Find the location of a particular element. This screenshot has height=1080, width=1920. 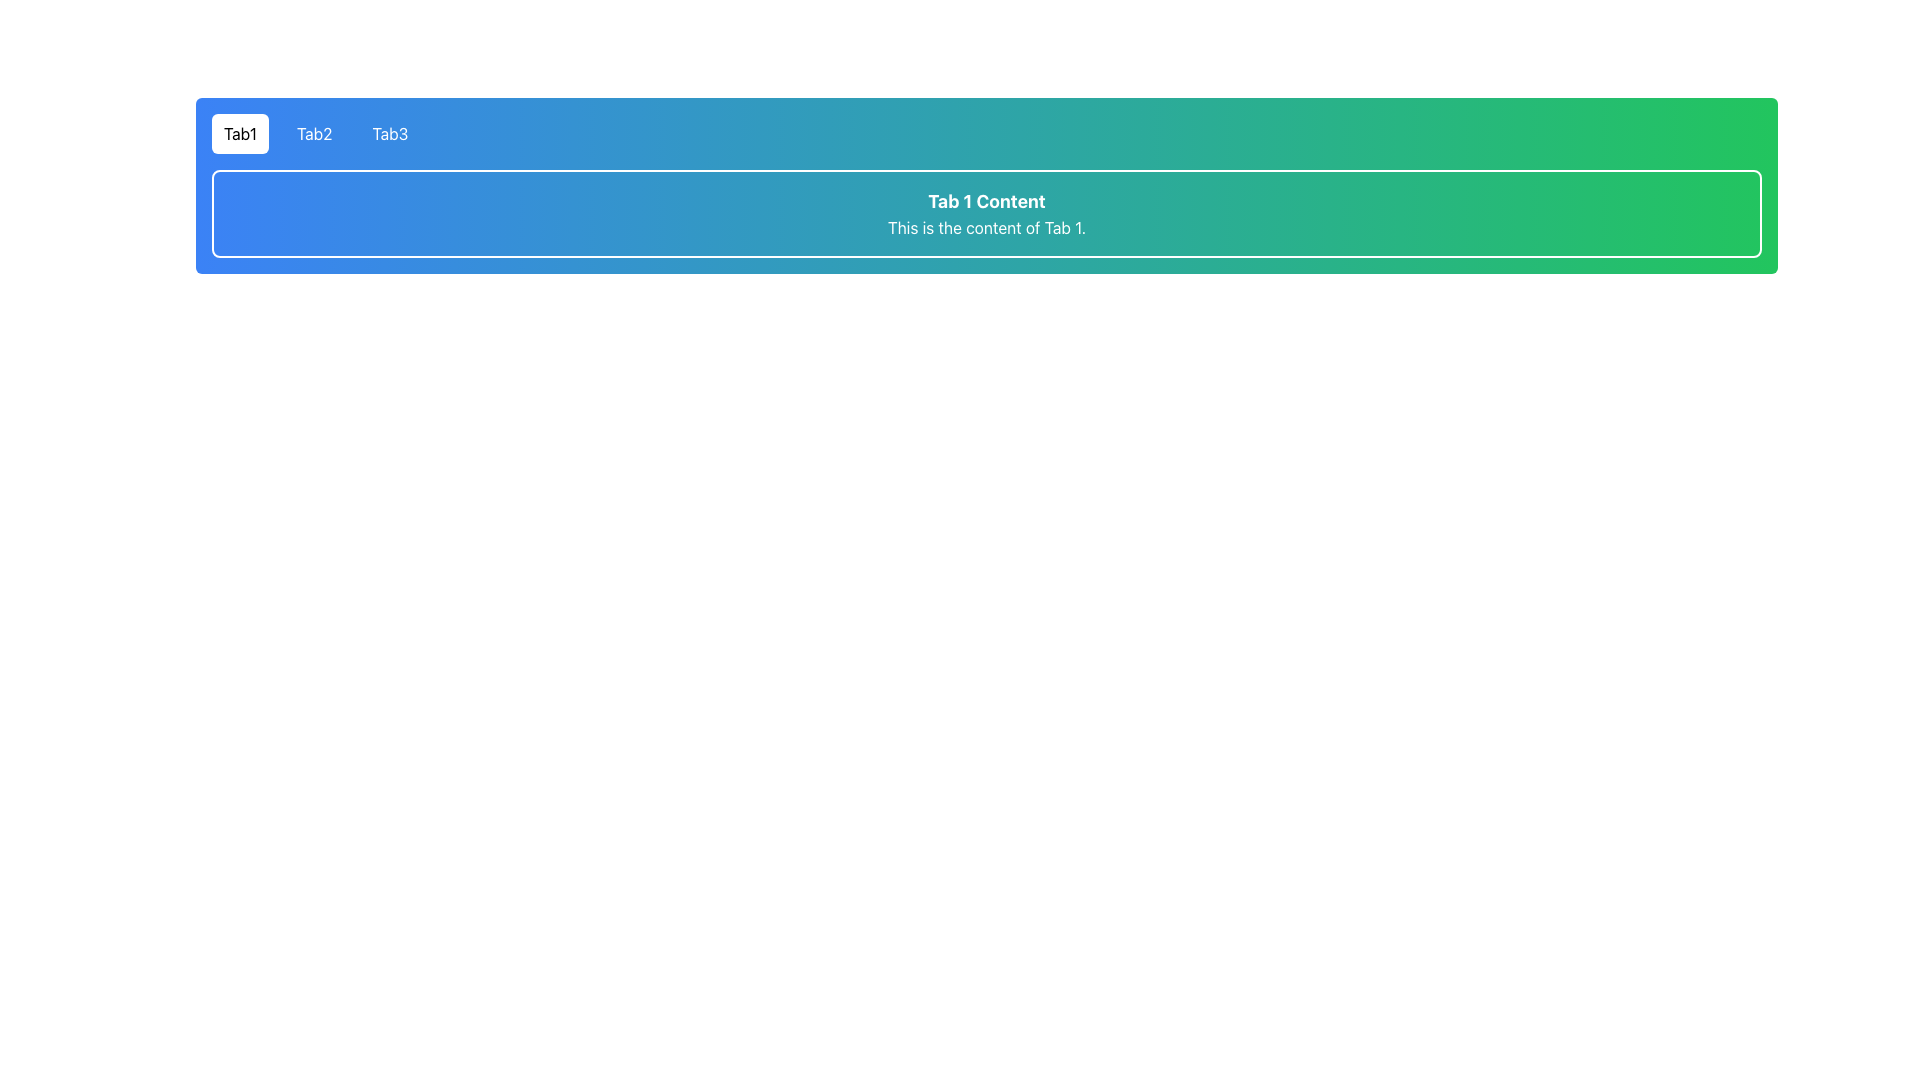

the 'Tab3' navigation item with a transparent background and white text is located at coordinates (390, 134).